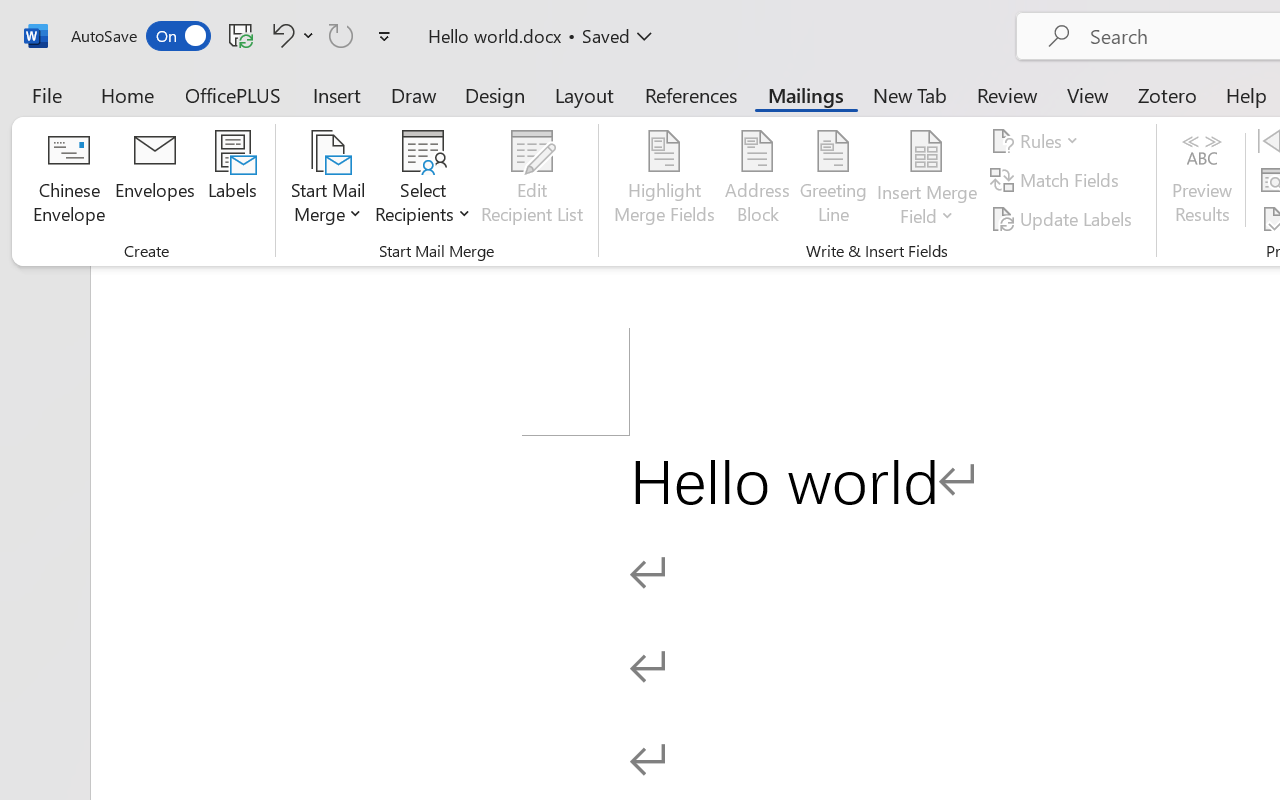  Describe the element at coordinates (1167, 94) in the screenshot. I see `'Zotero'` at that location.